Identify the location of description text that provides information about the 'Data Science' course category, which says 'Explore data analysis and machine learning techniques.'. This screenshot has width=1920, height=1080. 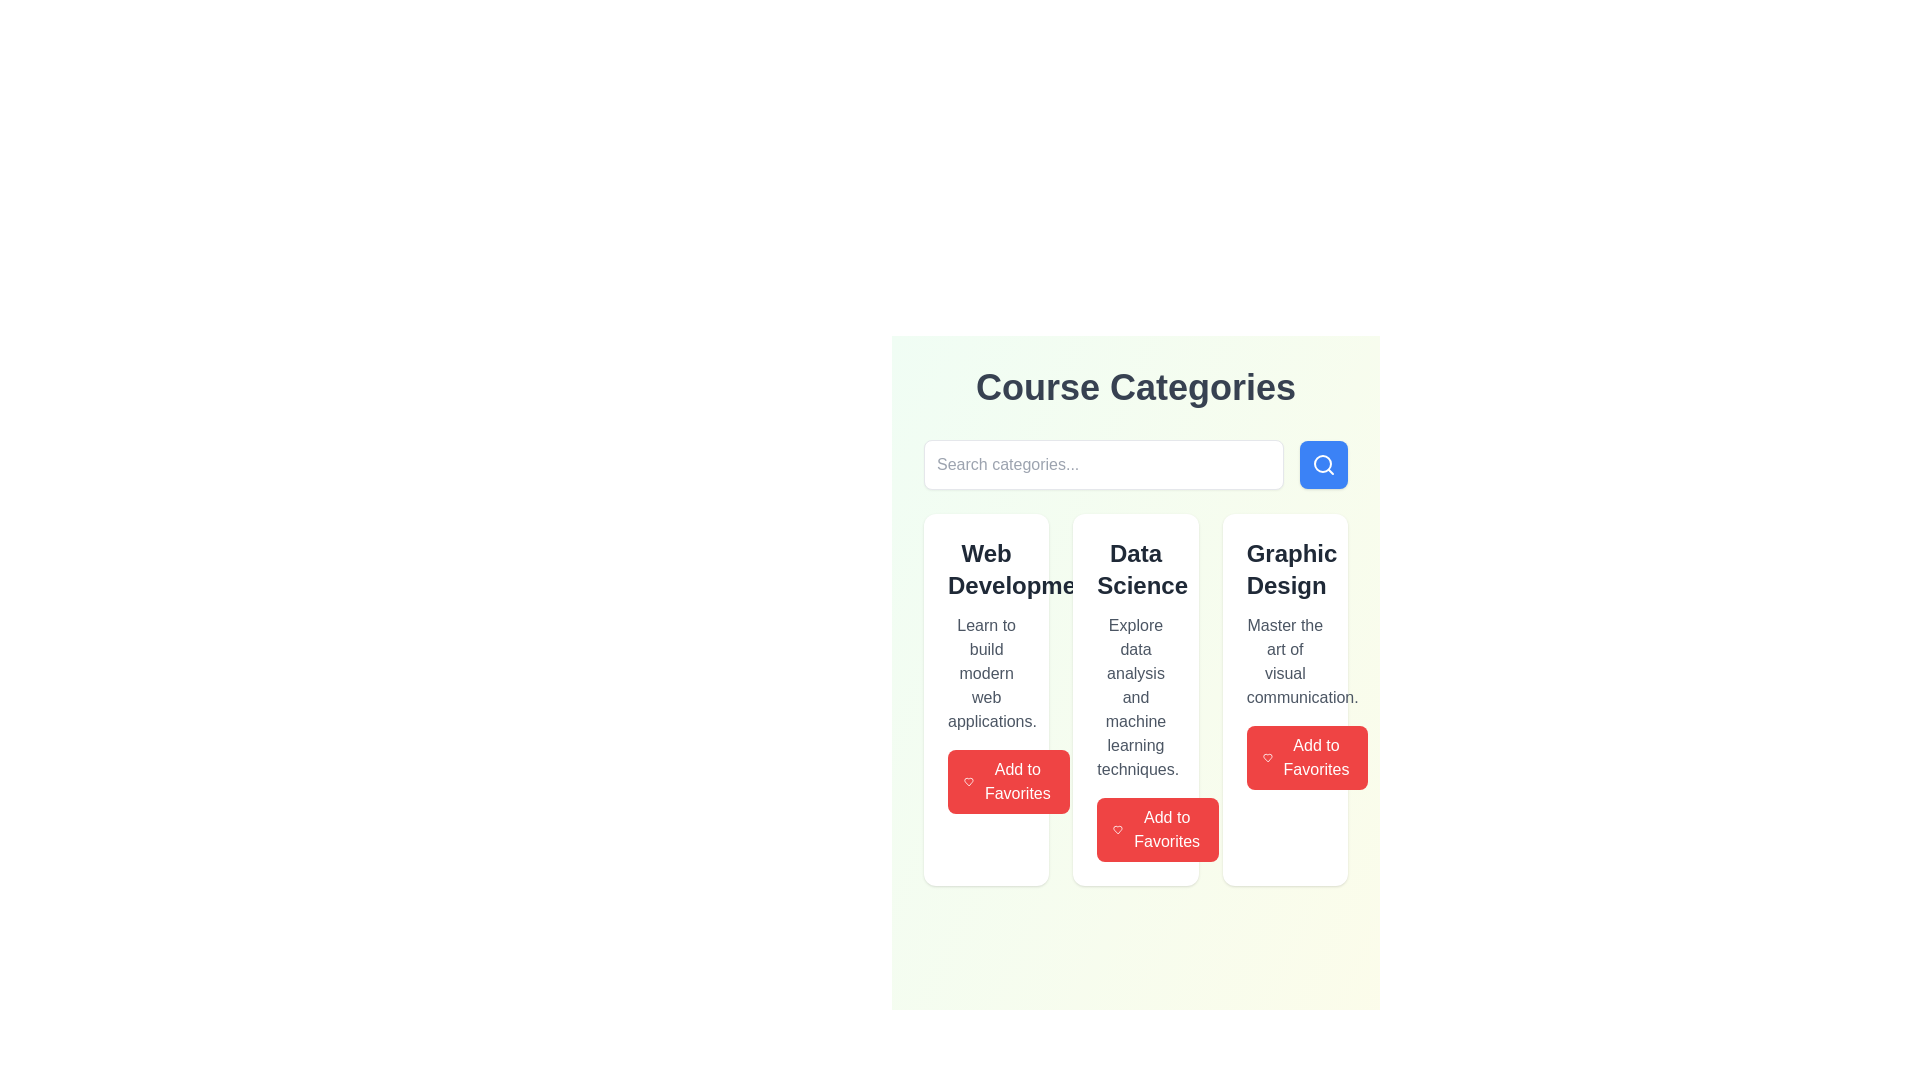
(1136, 697).